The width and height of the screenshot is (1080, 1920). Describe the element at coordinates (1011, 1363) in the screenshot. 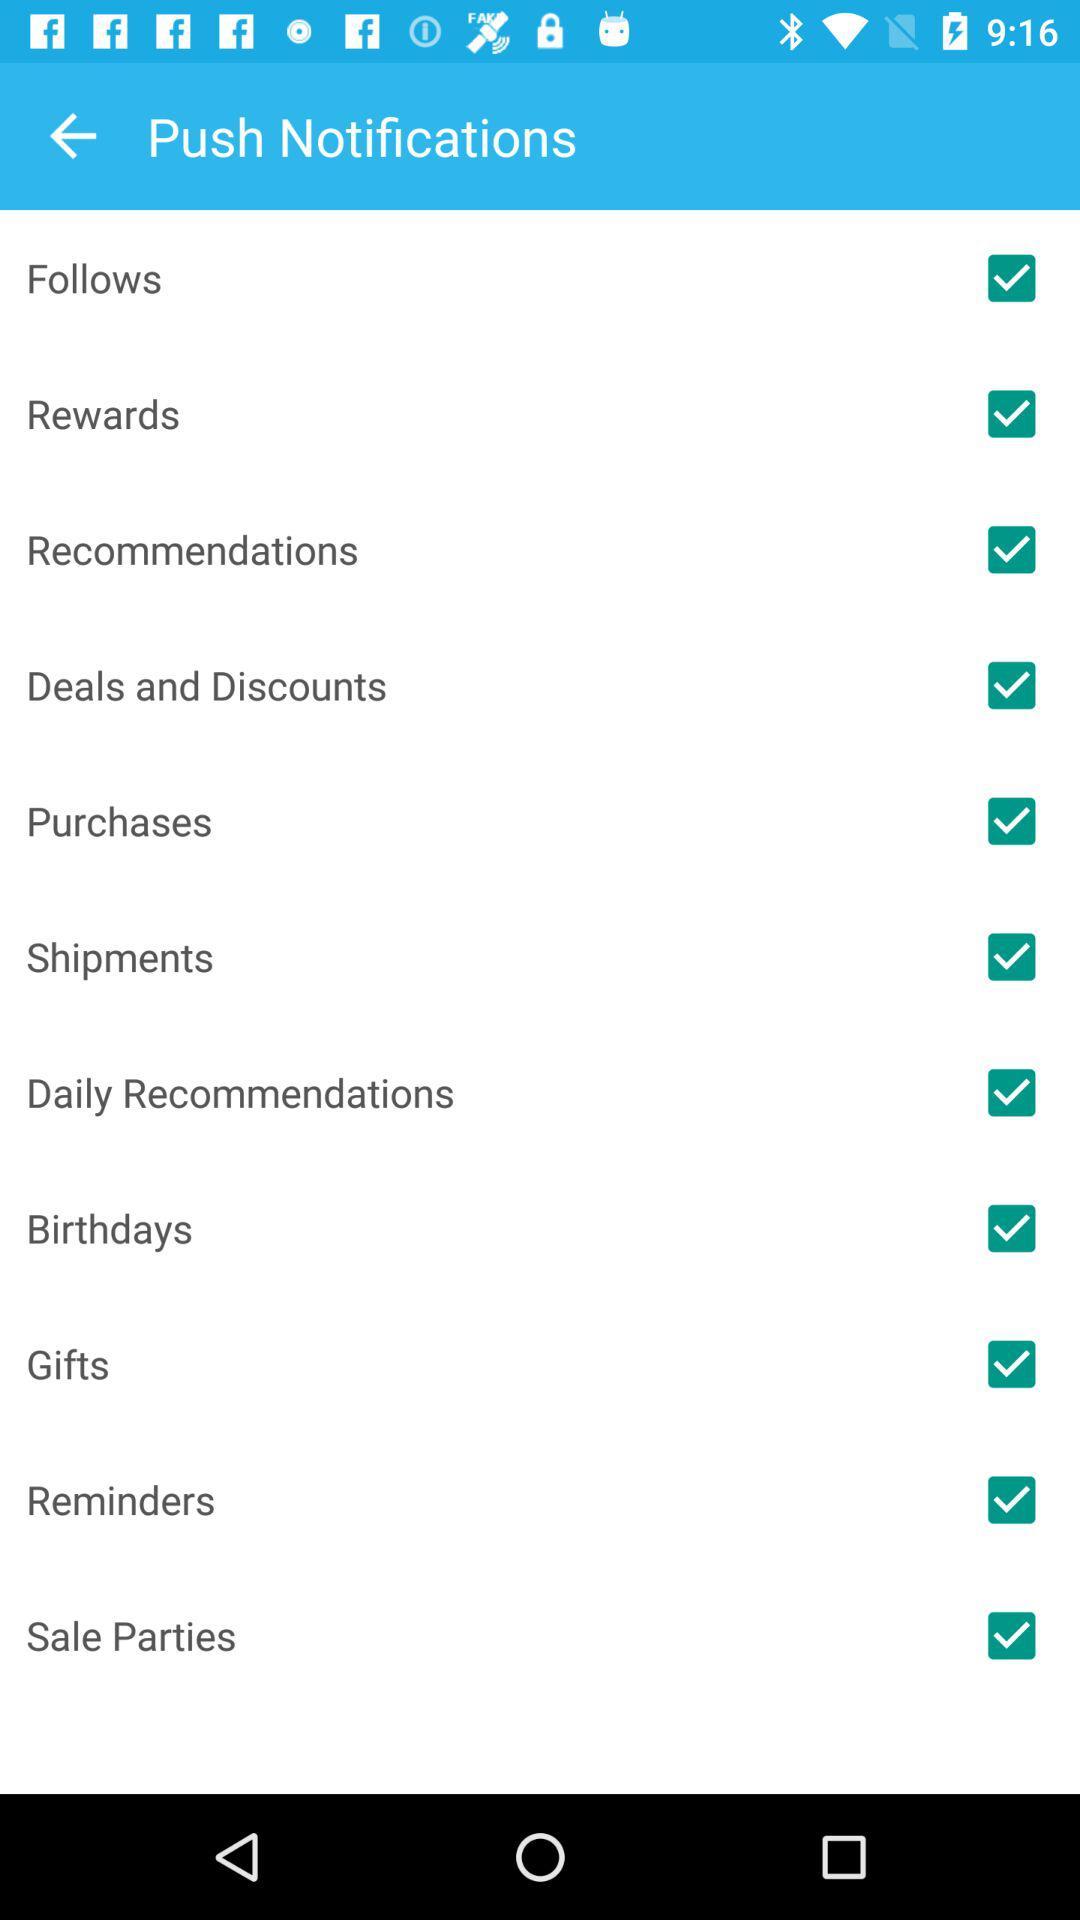

I see `or unselect this item` at that location.